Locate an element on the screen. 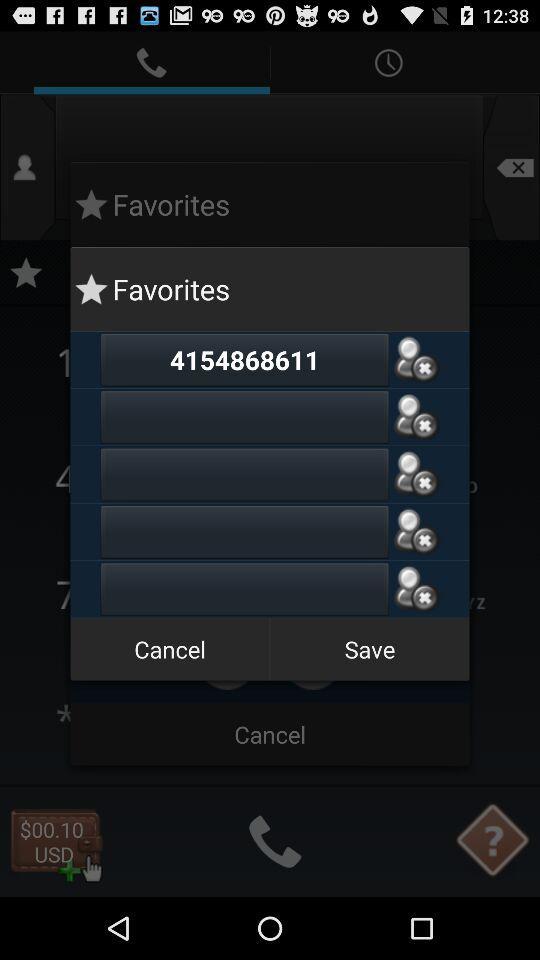  new favorite is located at coordinates (244, 589).